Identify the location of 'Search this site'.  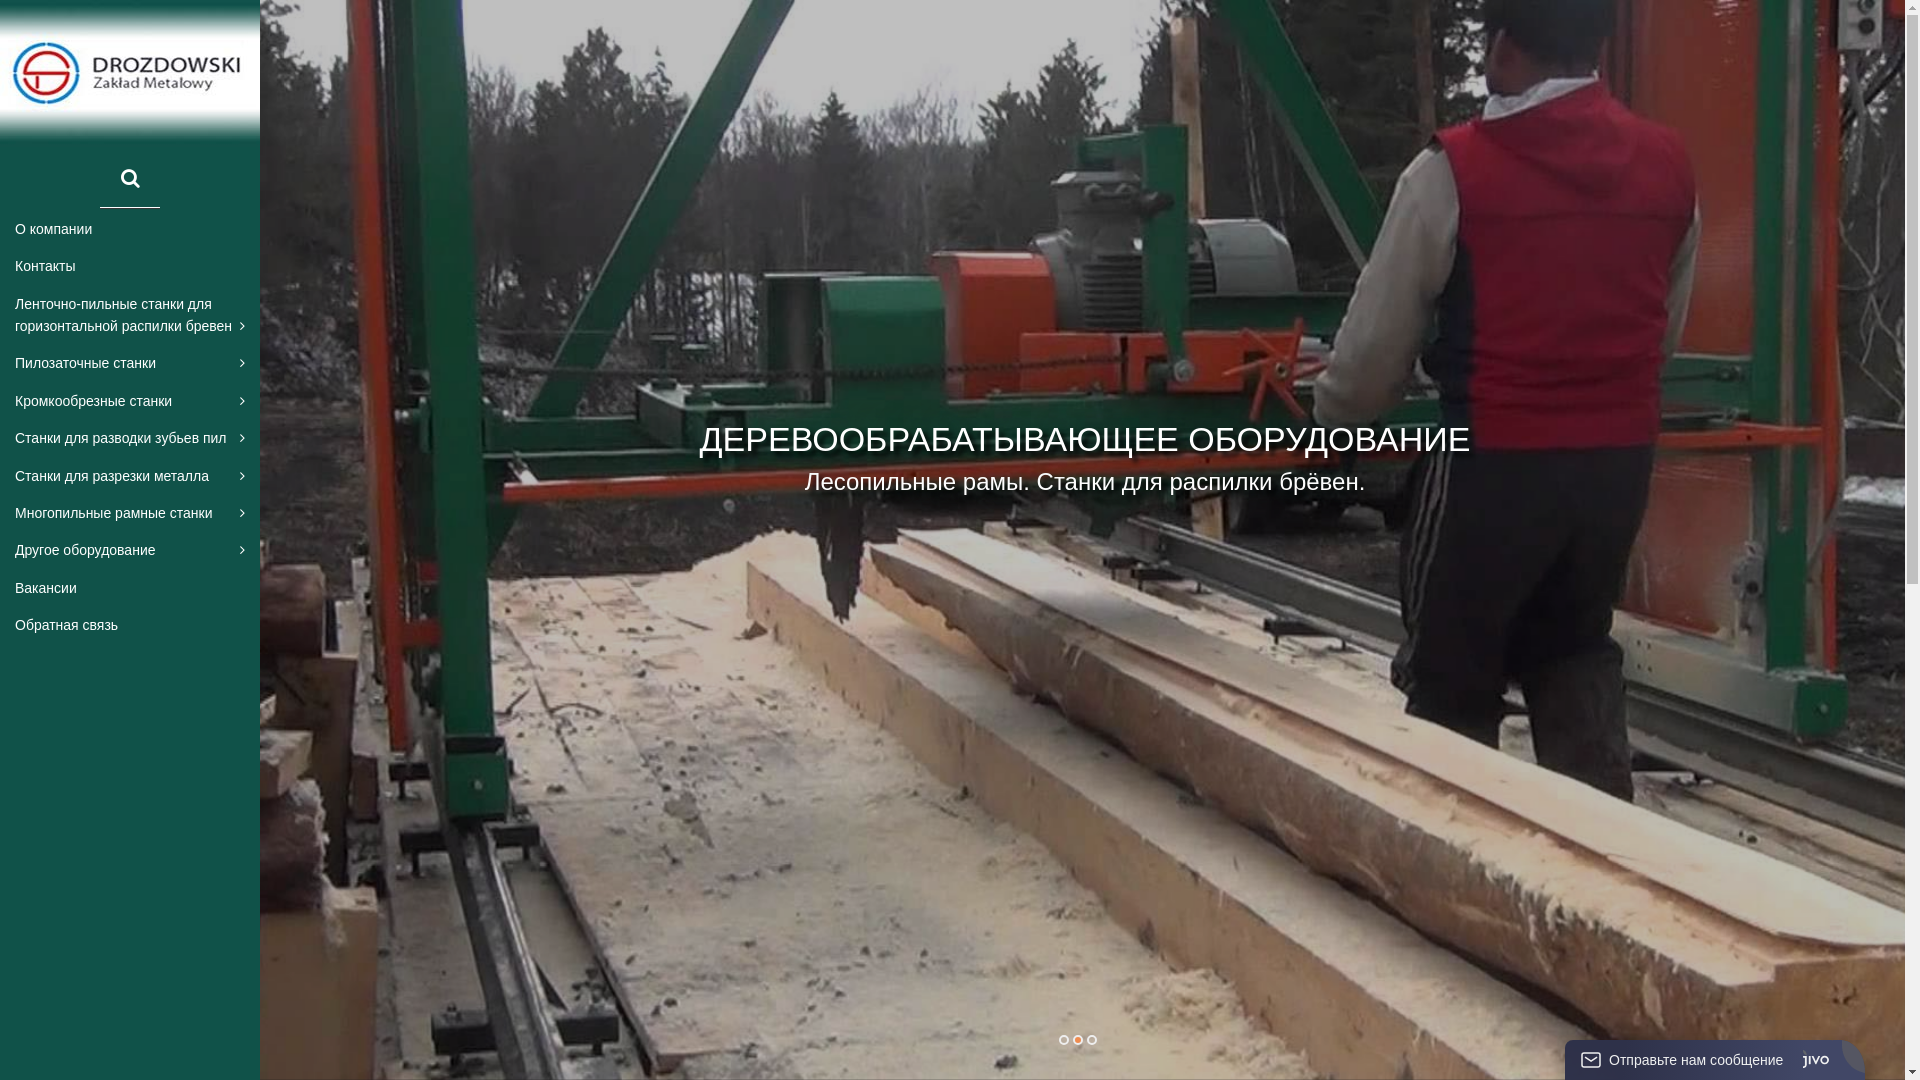
(128, 180).